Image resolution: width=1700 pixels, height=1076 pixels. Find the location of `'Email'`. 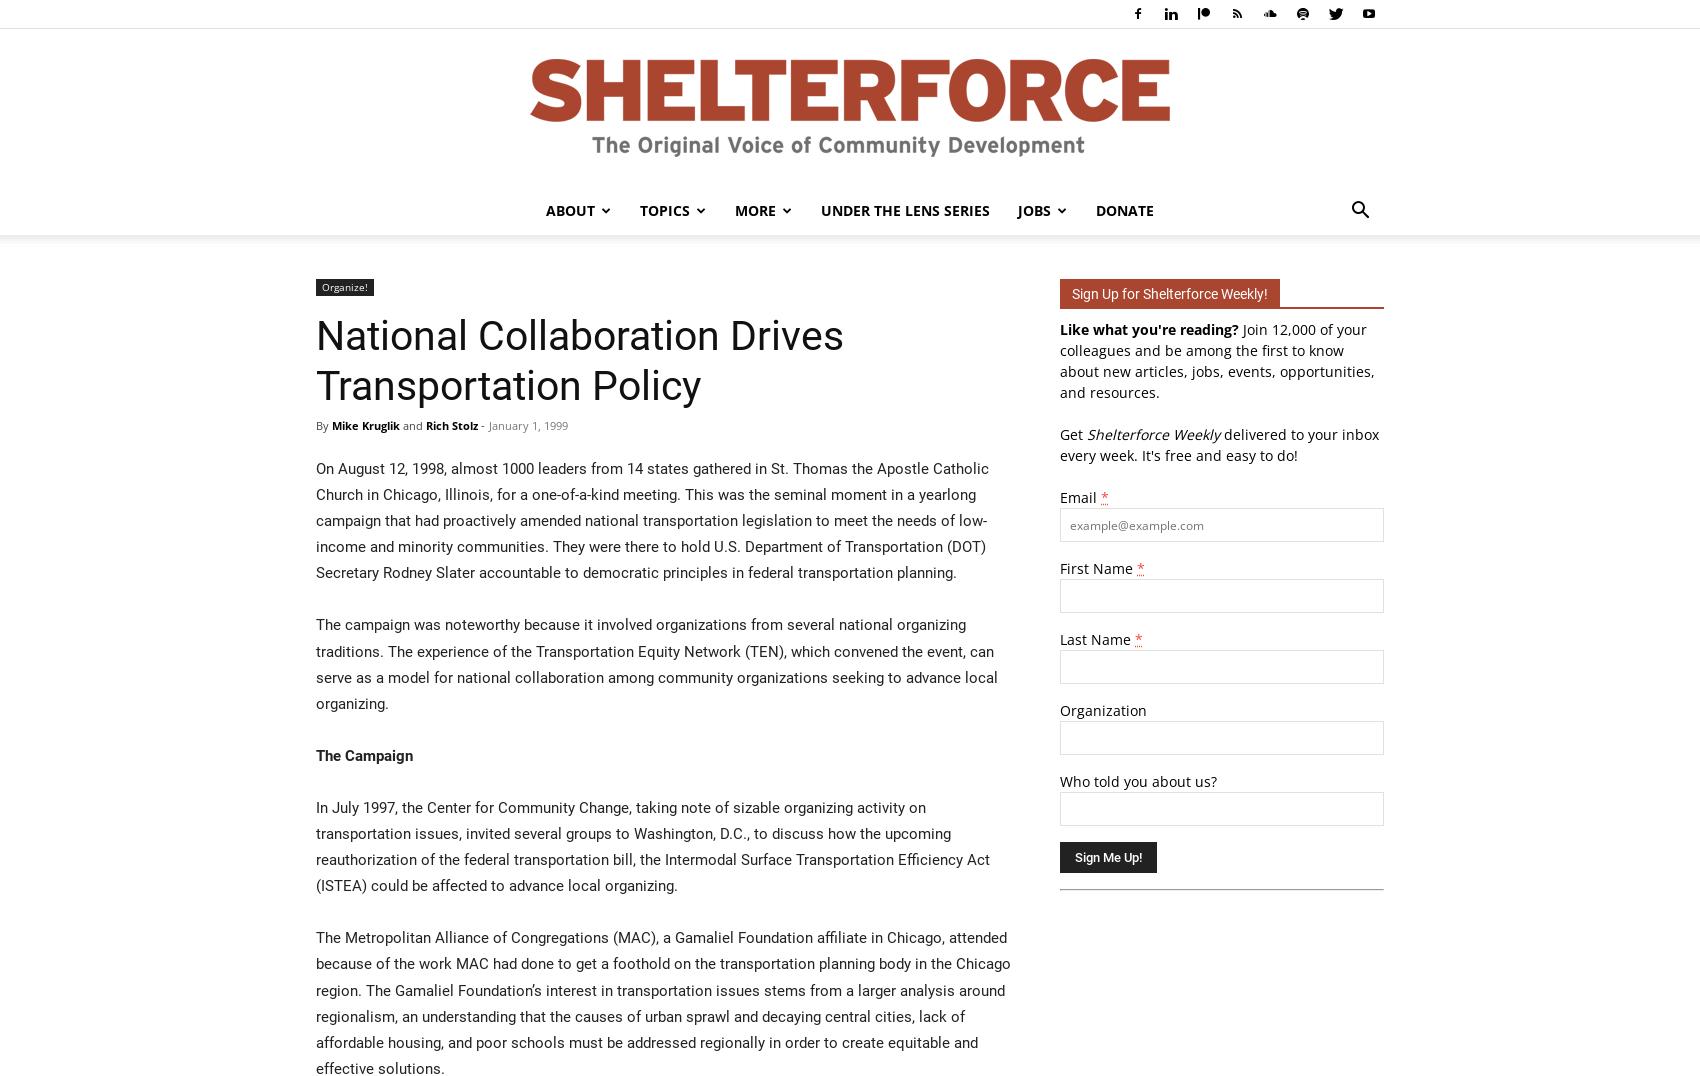

'Email' is located at coordinates (1080, 497).